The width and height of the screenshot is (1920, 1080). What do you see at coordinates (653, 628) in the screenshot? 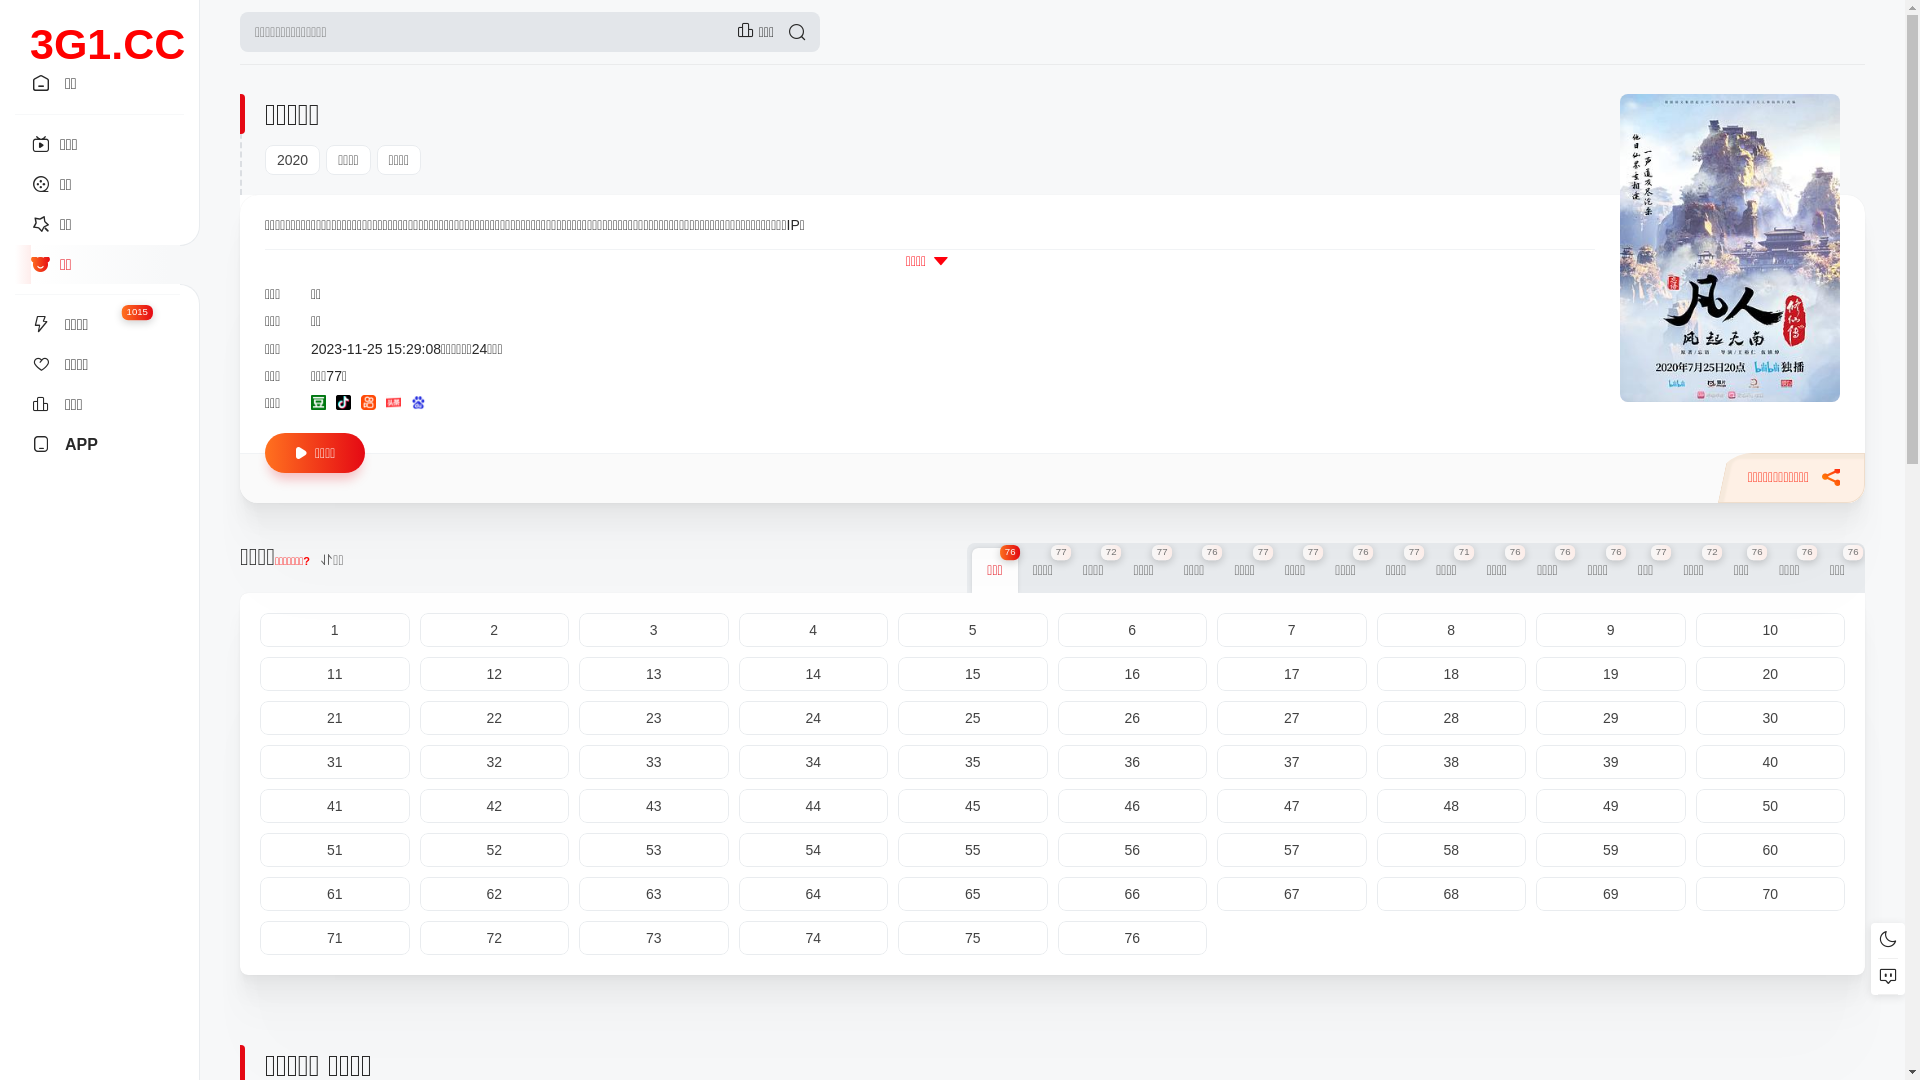
I see `'3'` at bounding box center [653, 628].